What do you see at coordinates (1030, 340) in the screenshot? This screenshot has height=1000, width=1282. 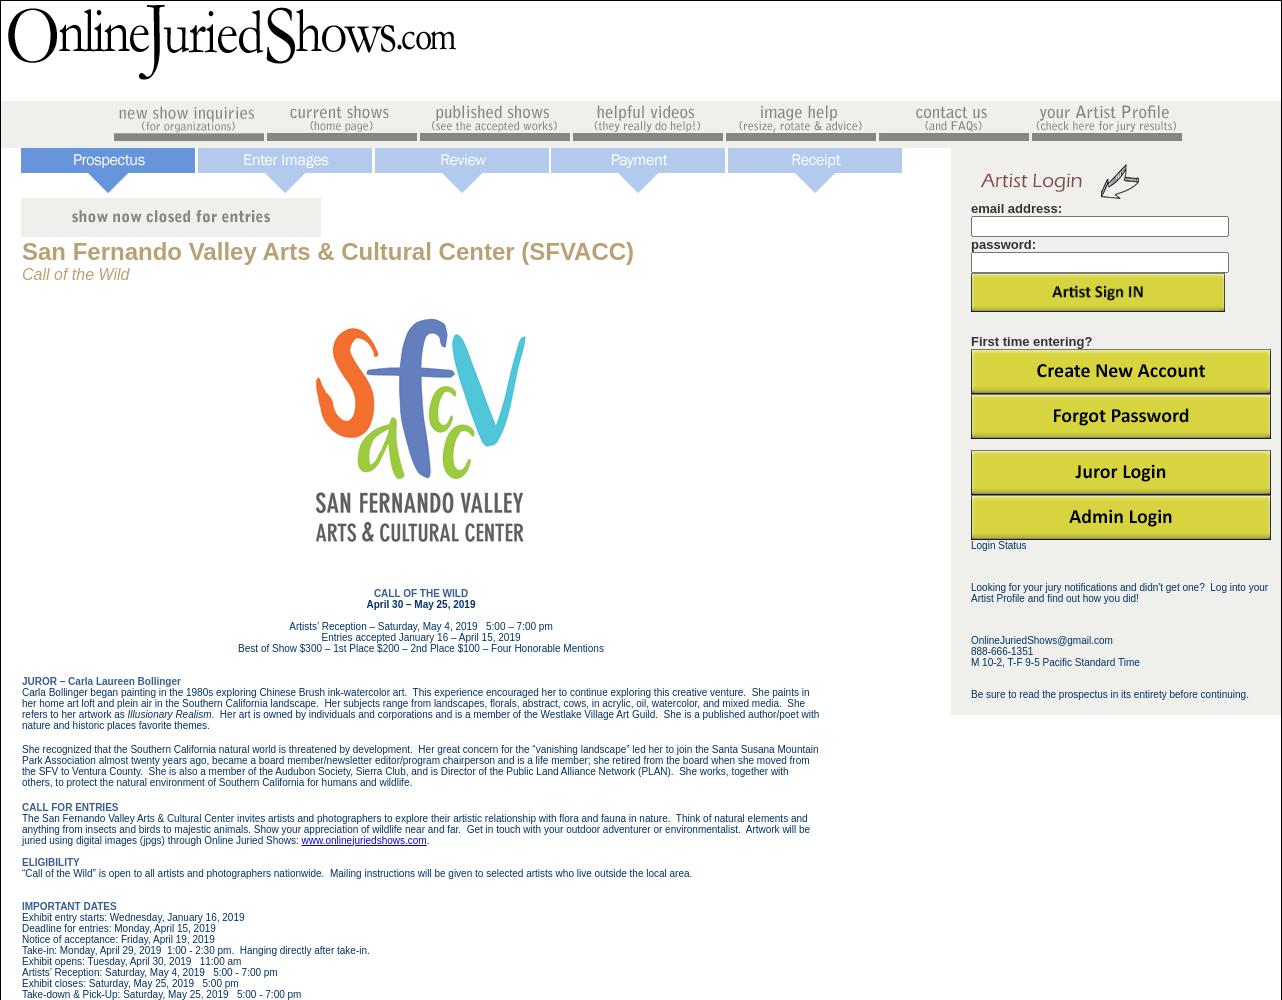 I see `'First time entering?'` at bounding box center [1030, 340].